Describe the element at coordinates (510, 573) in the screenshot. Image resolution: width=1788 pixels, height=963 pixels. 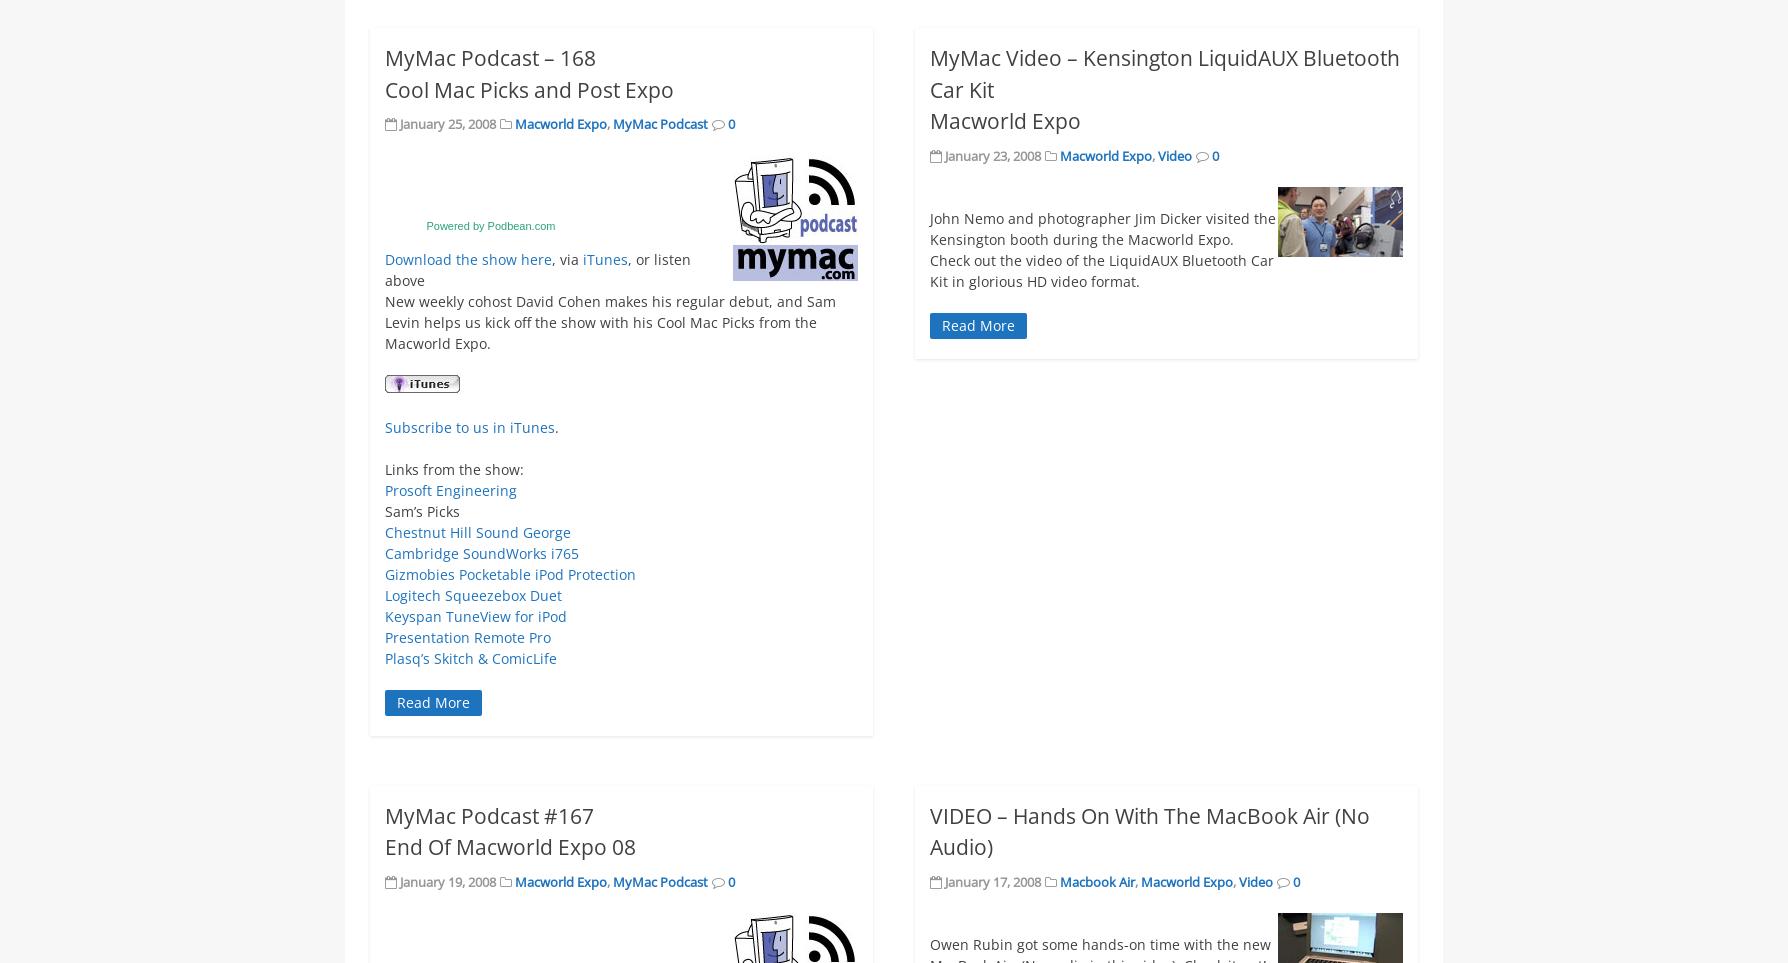
I see `'Gizmobies Pocketable iPod Protection'` at that location.